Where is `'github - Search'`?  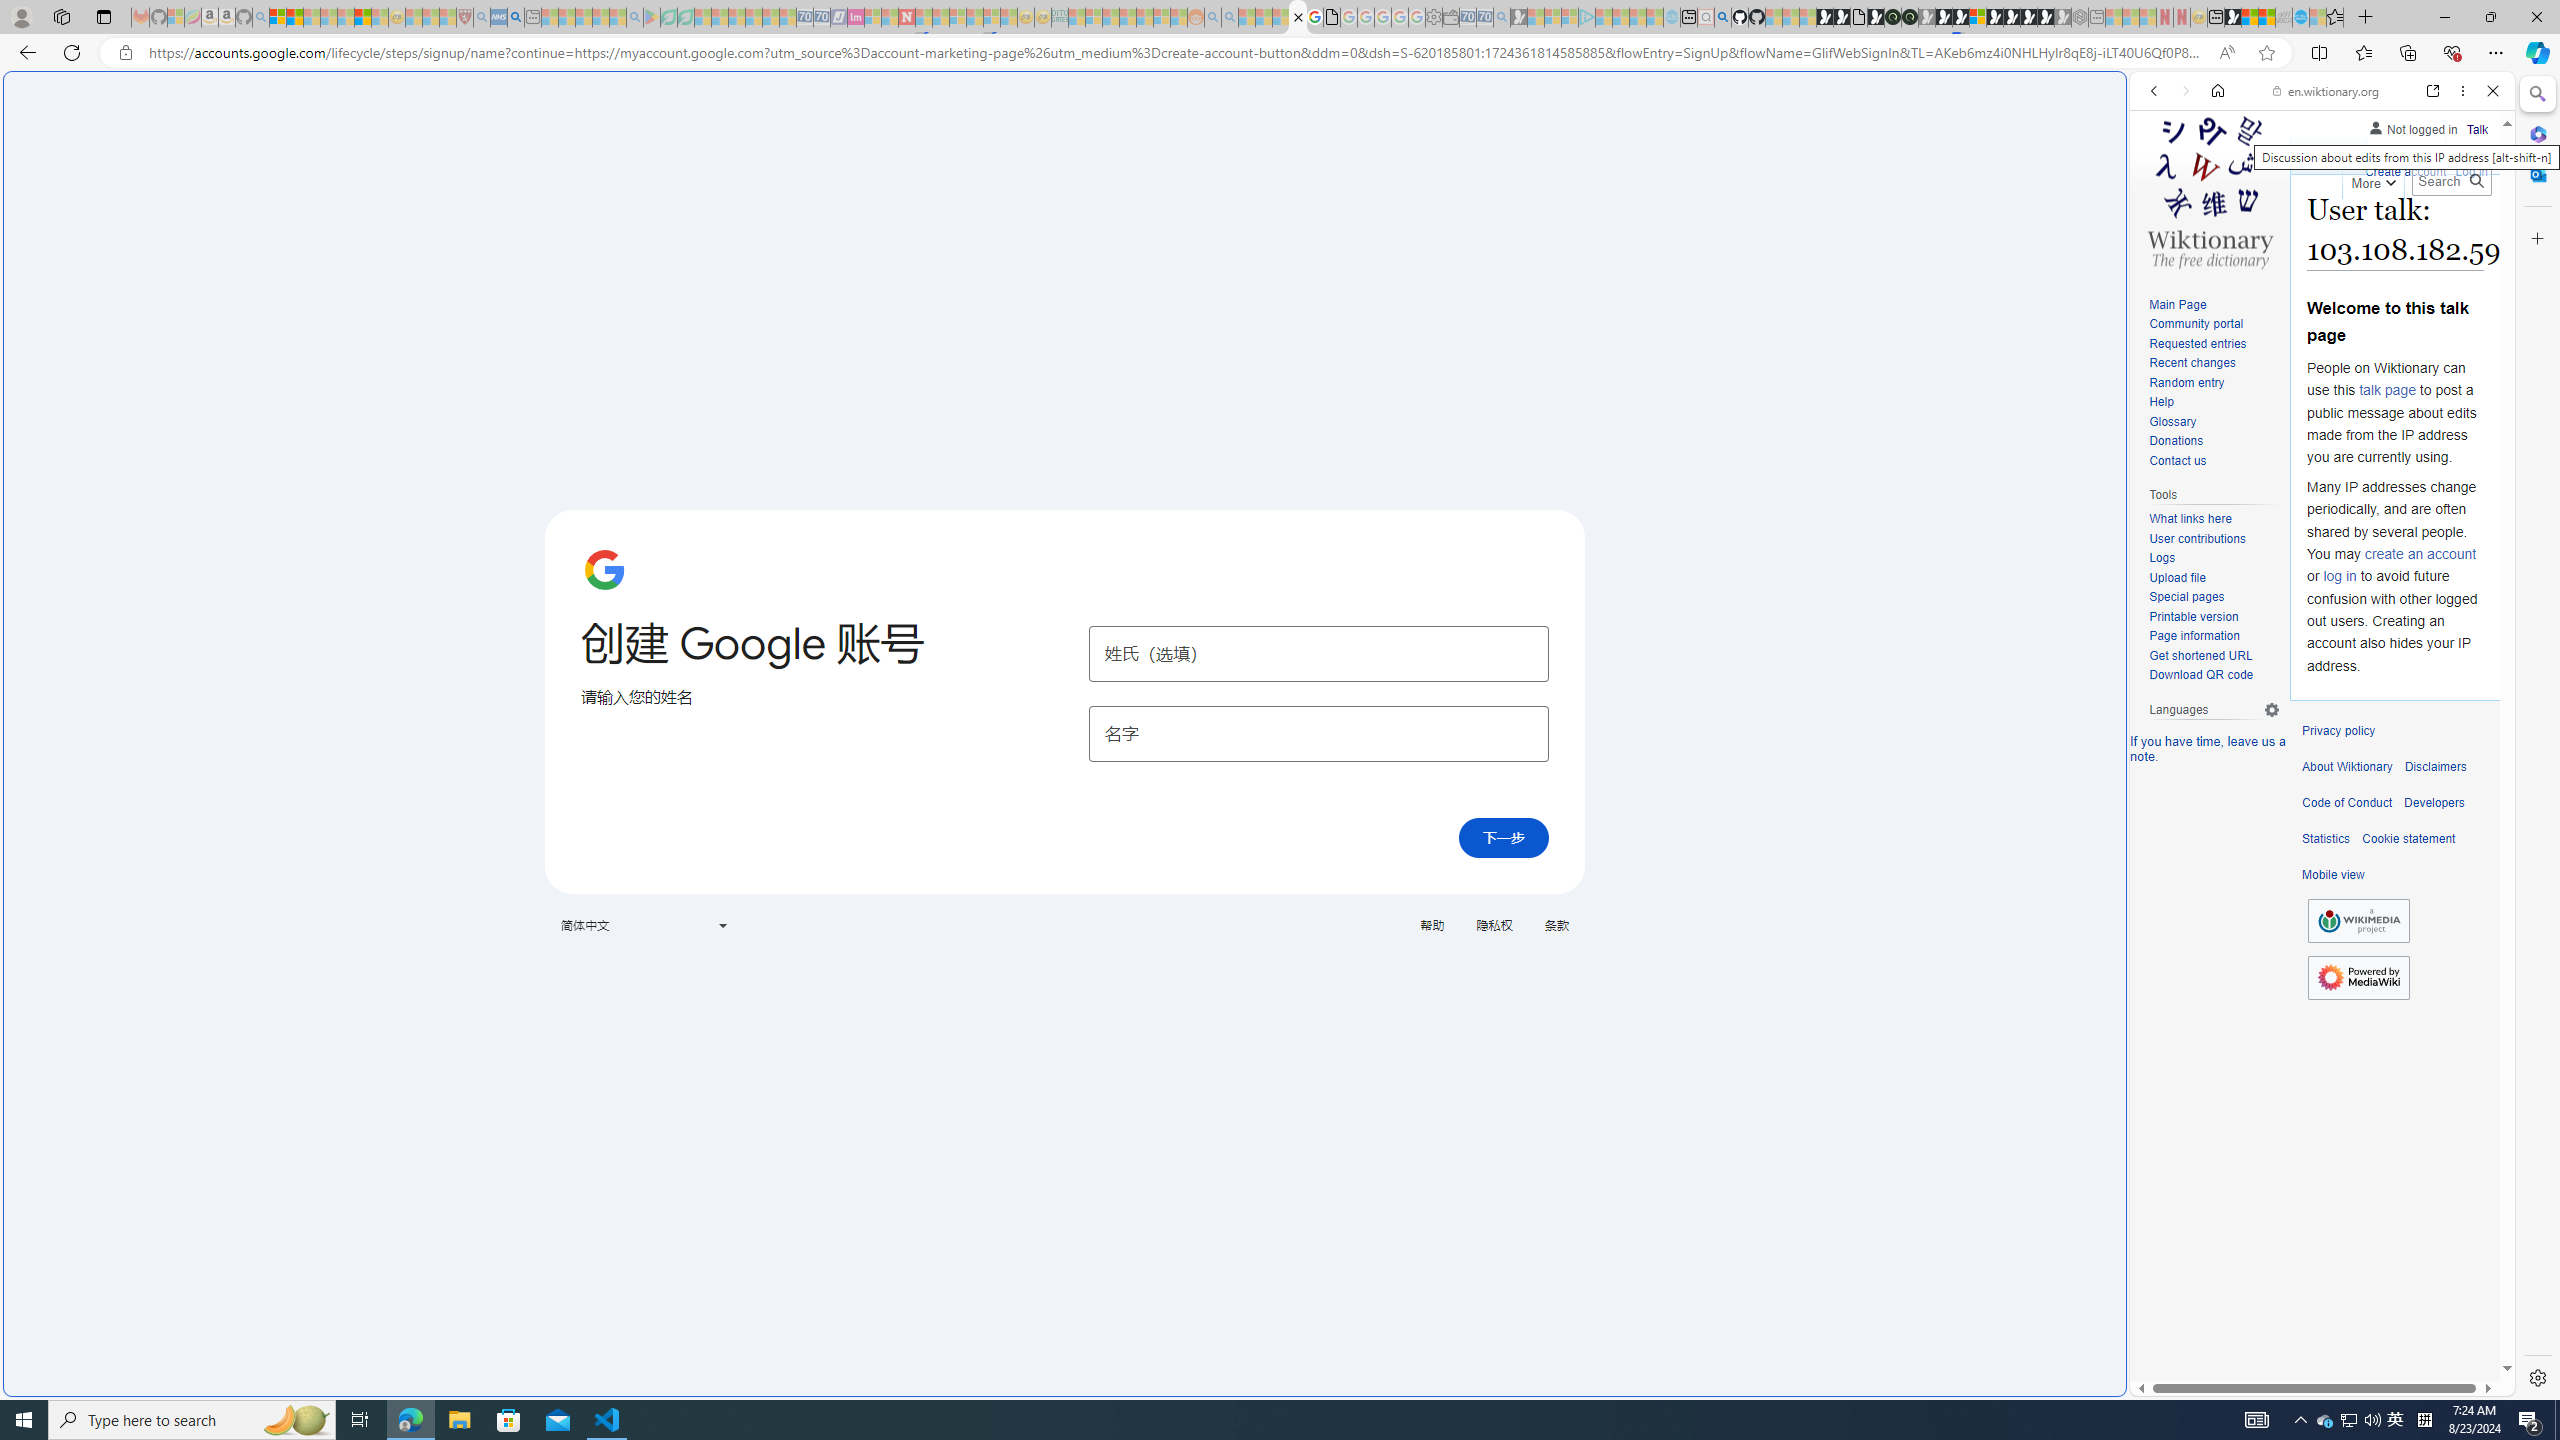 'github - Search' is located at coordinates (1721, 16).